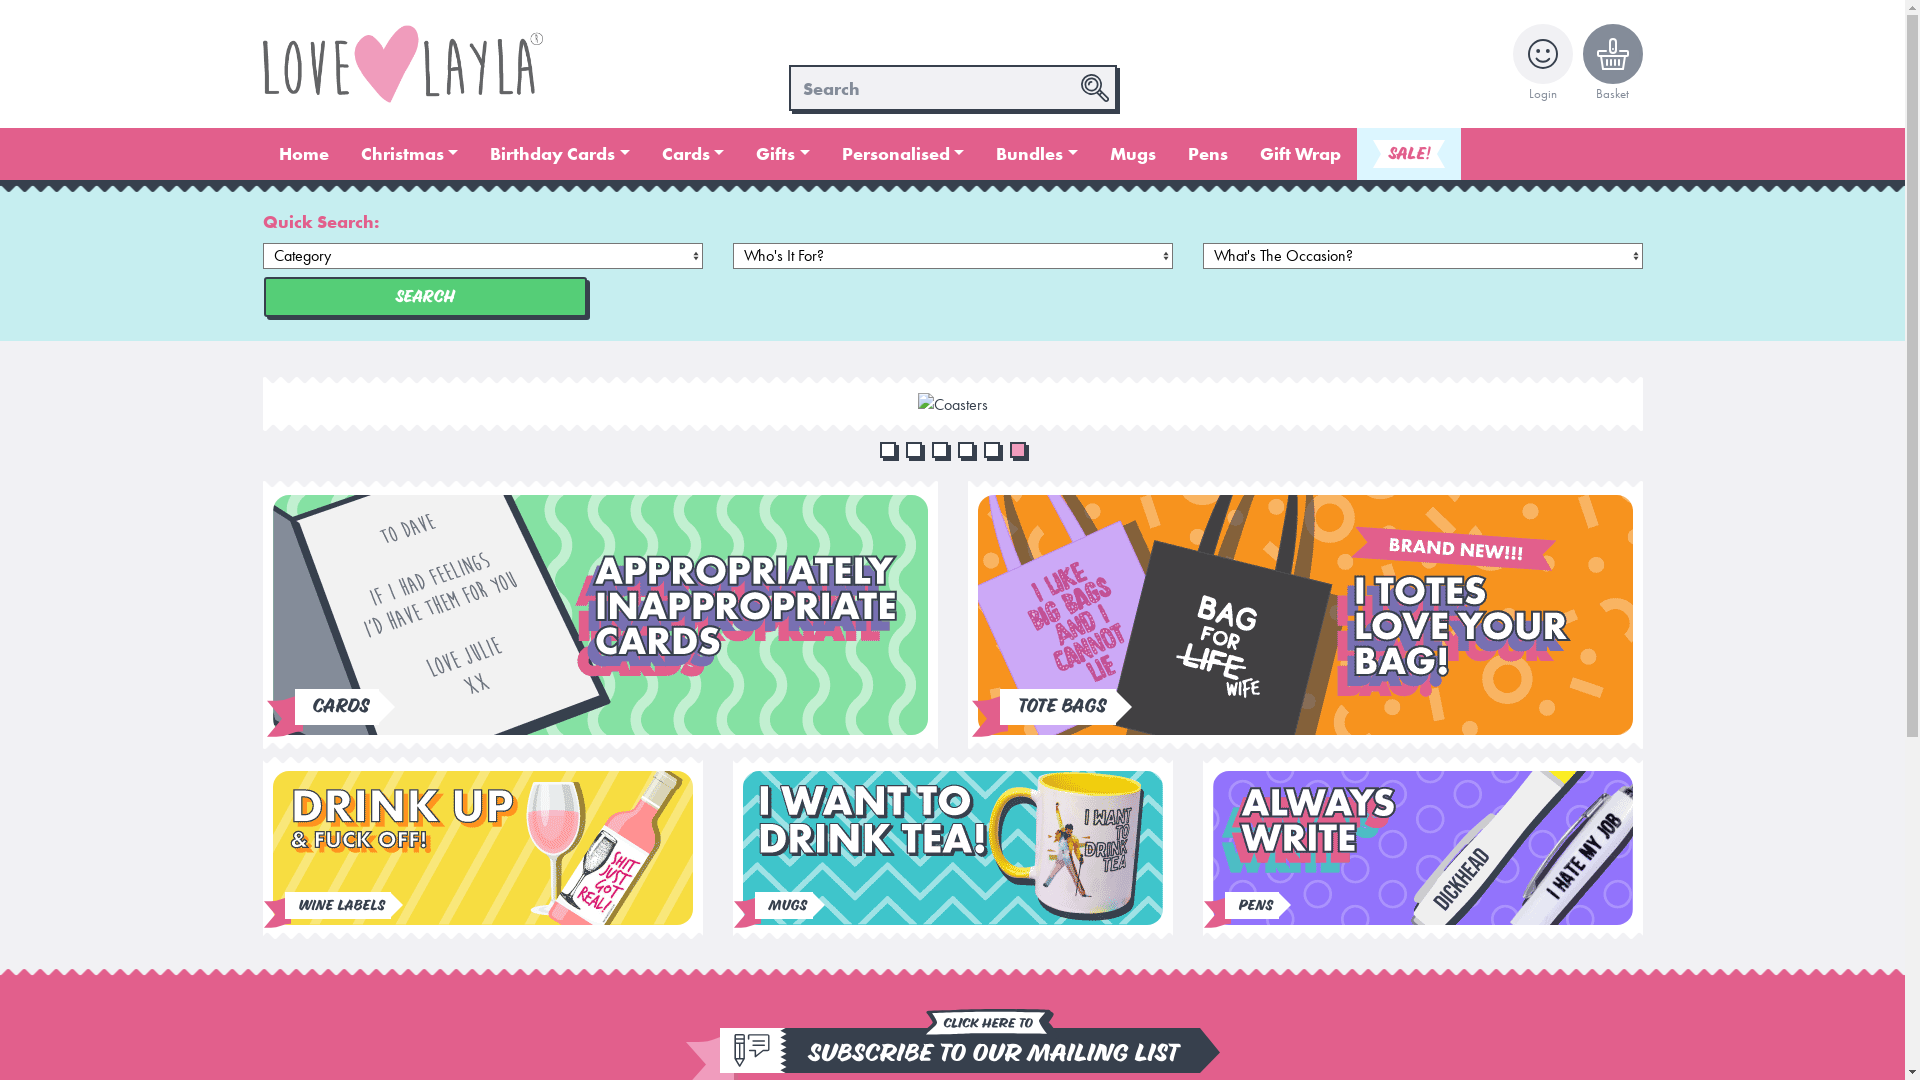 This screenshot has height=1080, width=1920. I want to click on 'Cards', so click(693, 153).